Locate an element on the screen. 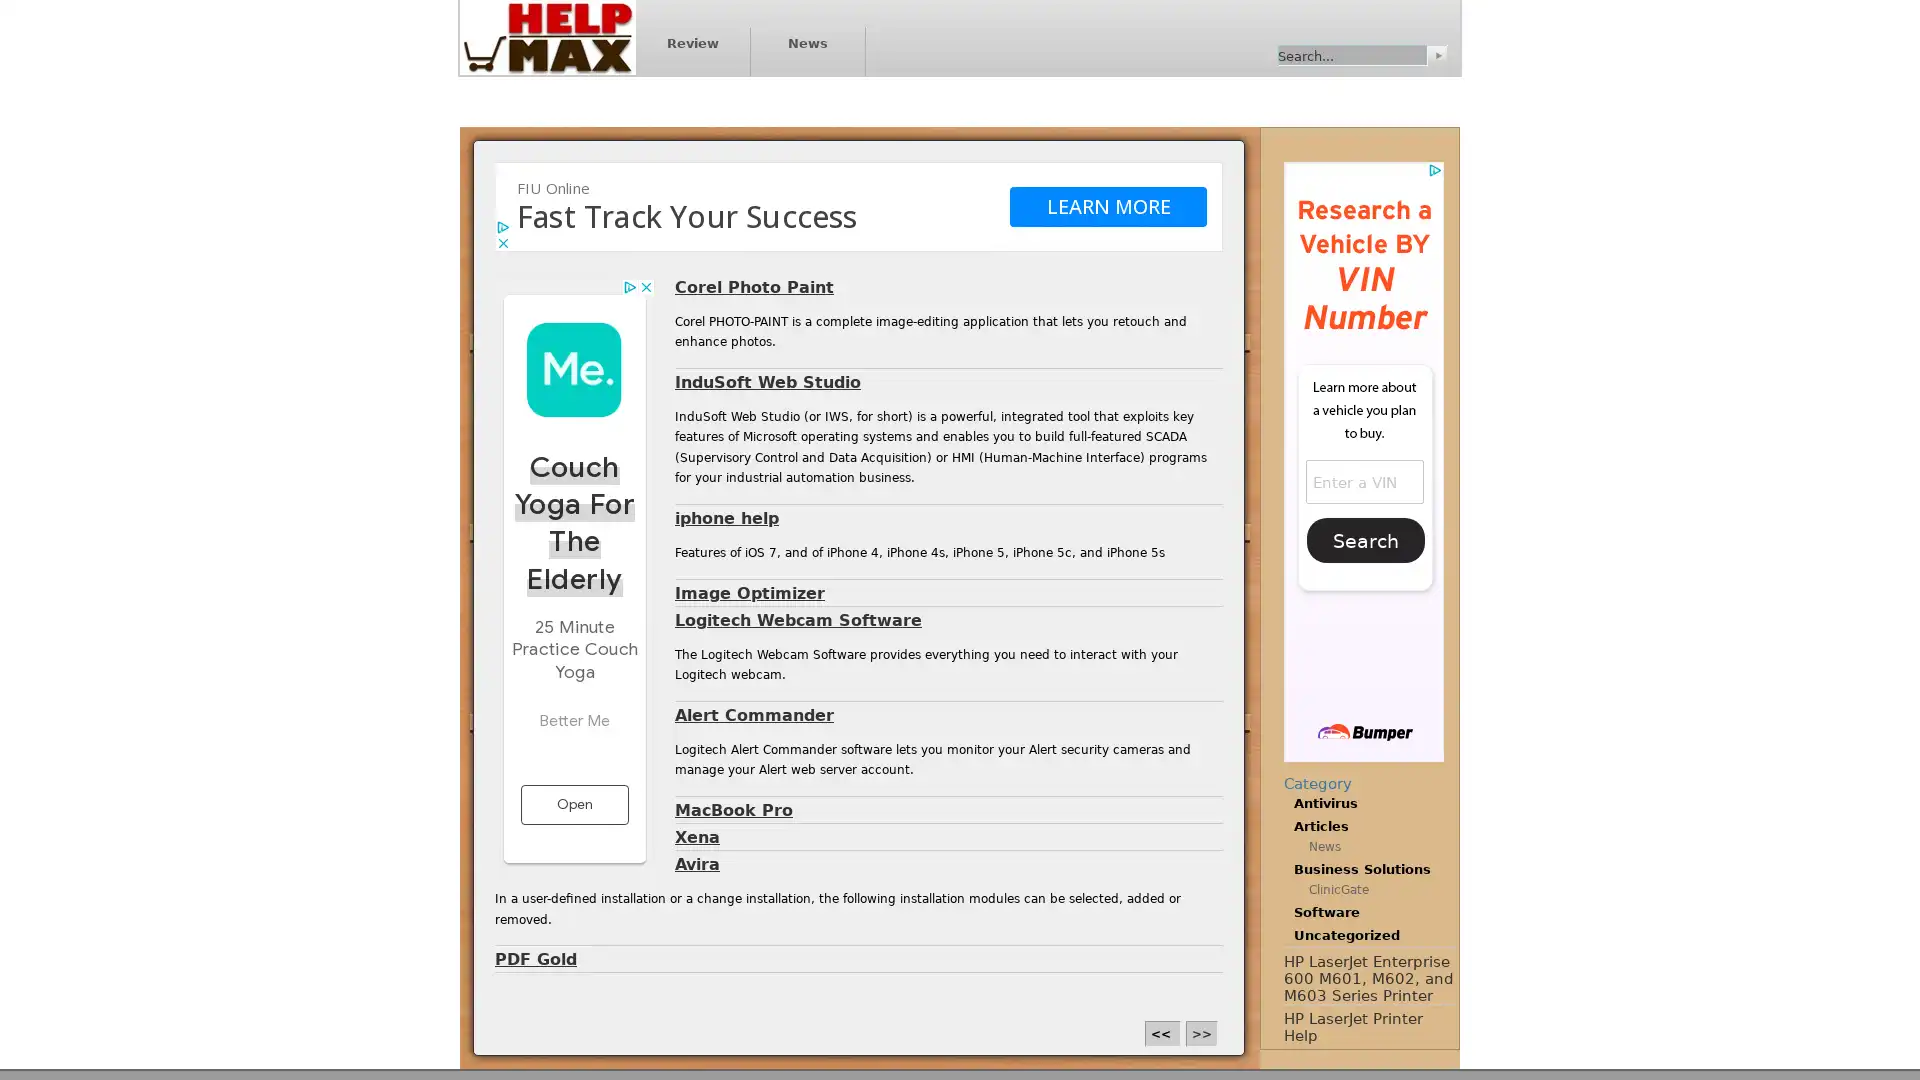  Submit is located at coordinates (1434, 54).